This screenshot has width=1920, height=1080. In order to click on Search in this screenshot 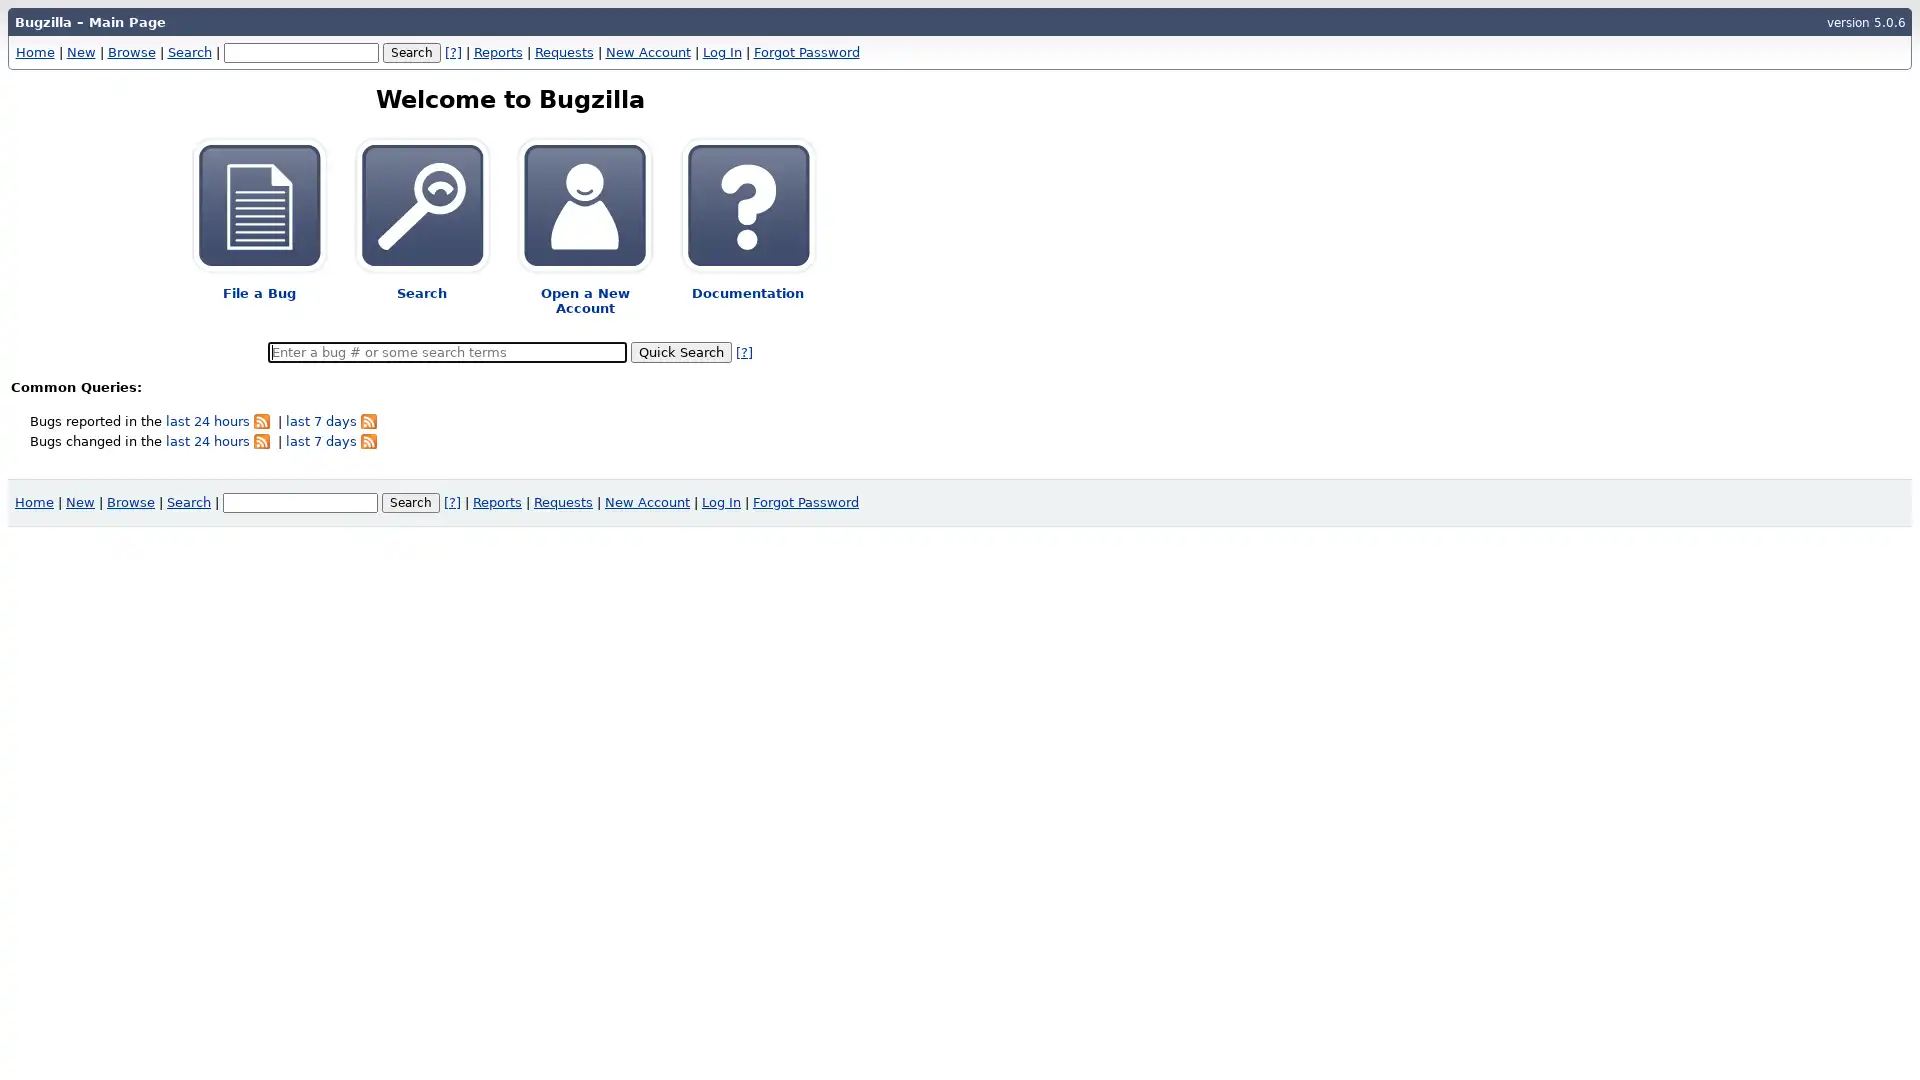, I will do `click(410, 501)`.